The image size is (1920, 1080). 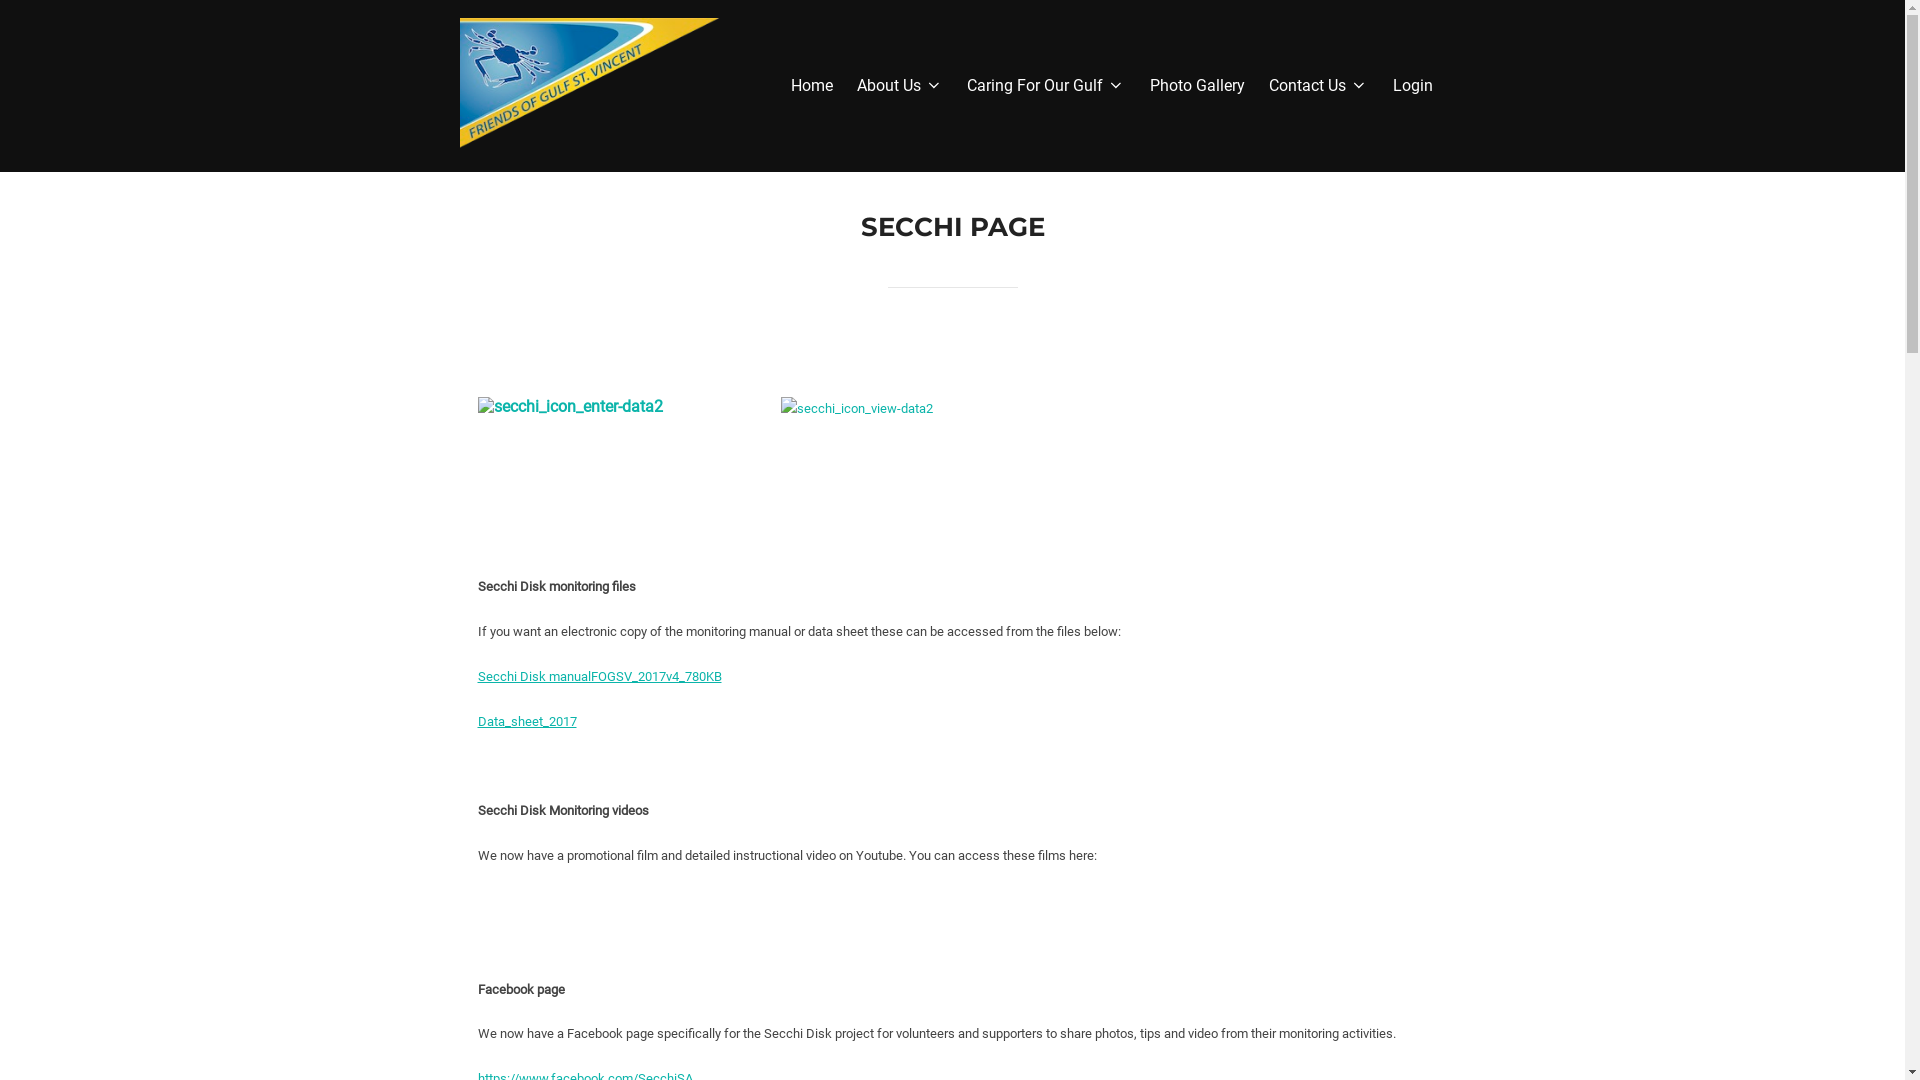 What do you see at coordinates (527, 721) in the screenshot?
I see `'Data_sheet_2017'` at bounding box center [527, 721].